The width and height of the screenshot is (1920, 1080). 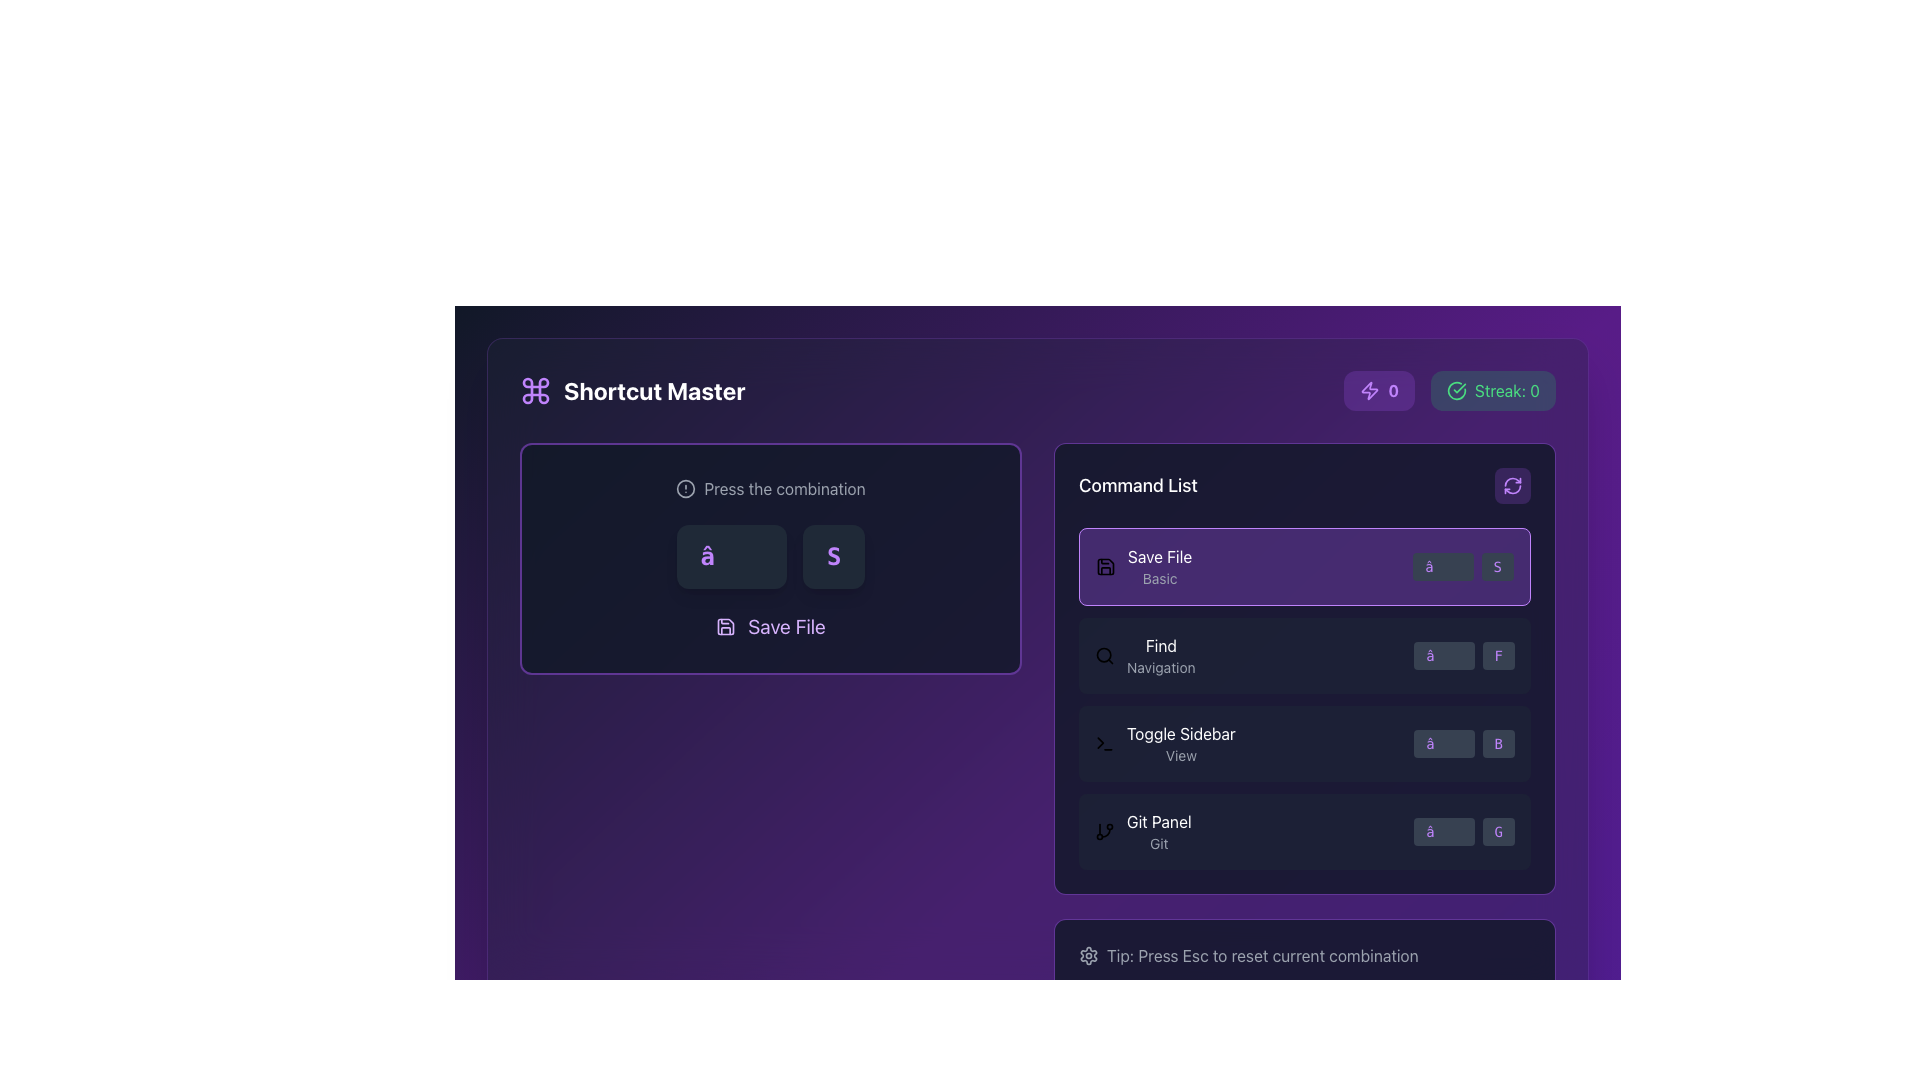 What do you see at coordinates (1104, 567) in the screenshot?
I see `the compact save icon, resembling an old floppy disk, located on the left side of the 'Save File' item in the 'Command List' section` at bounding box center [1104, 567].